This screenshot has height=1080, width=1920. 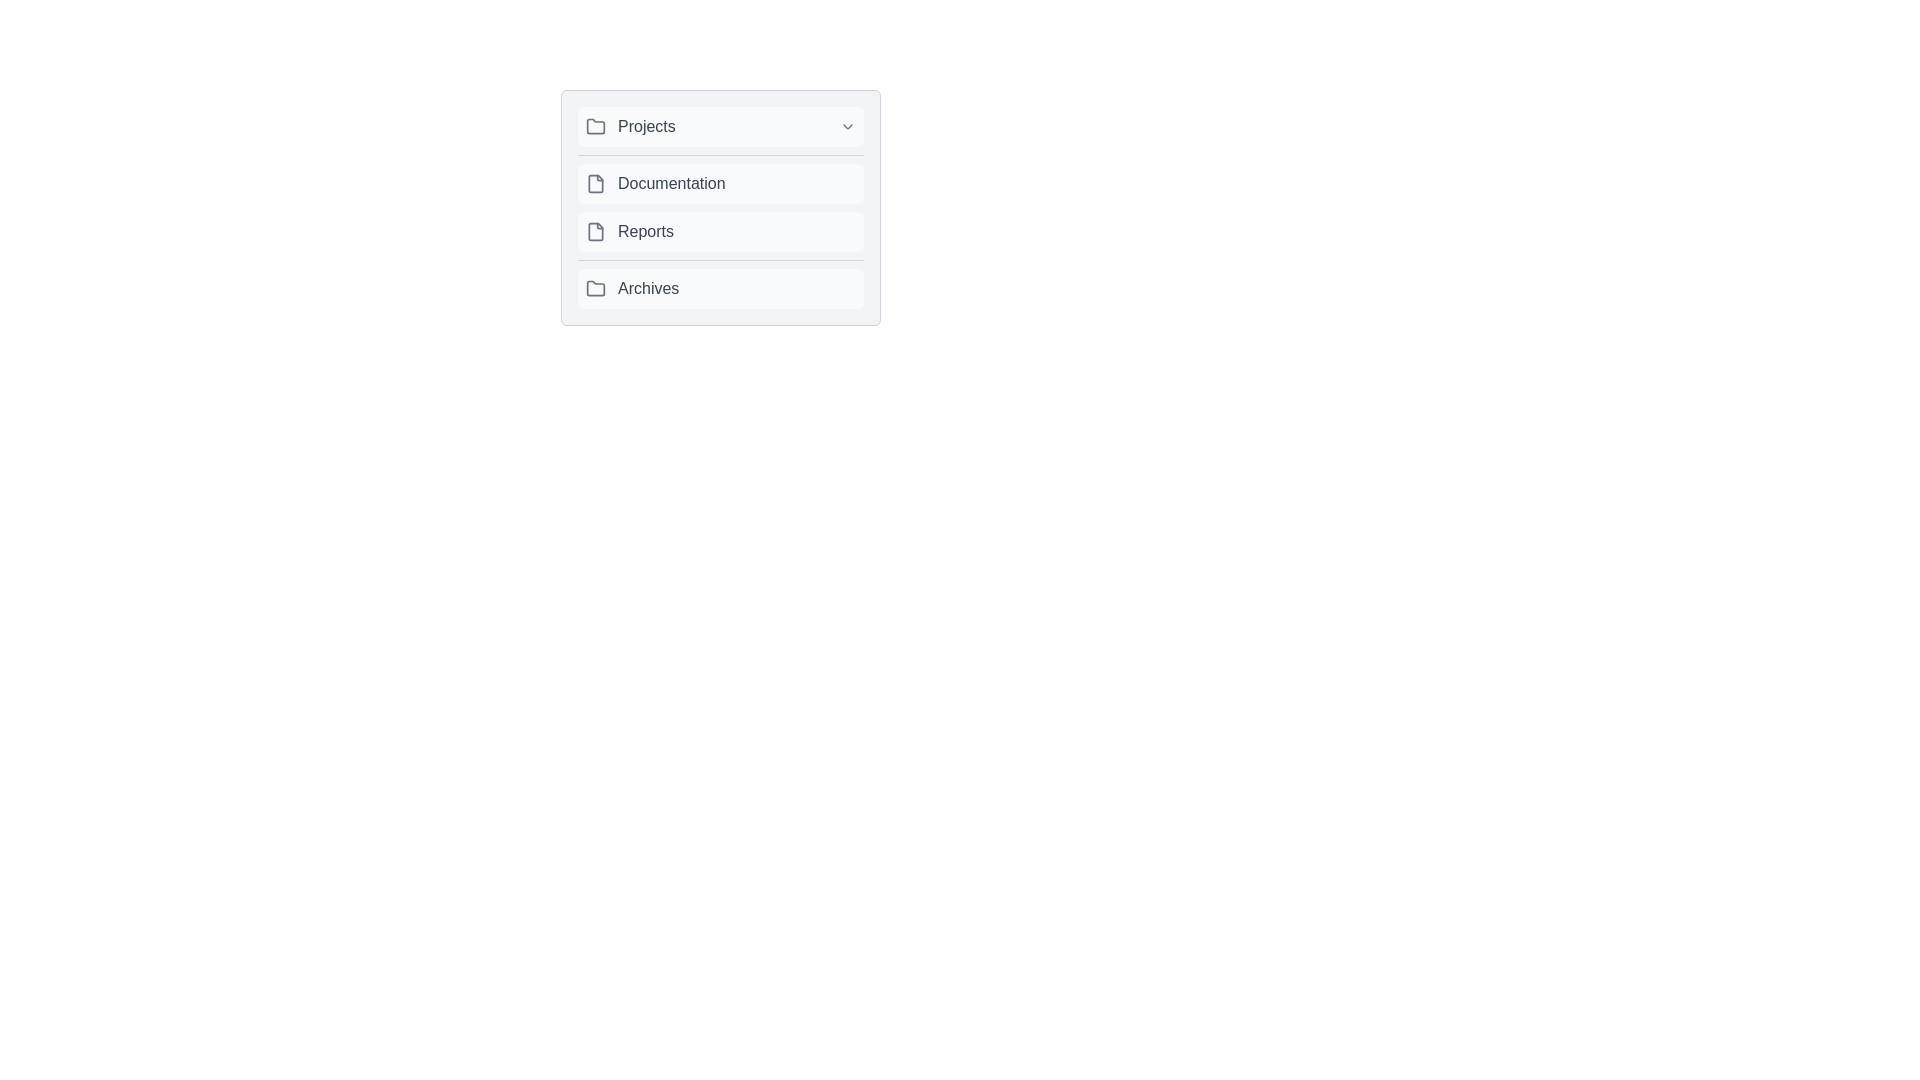 I want to click on the small document icon associated with the 'Reports' label, which is the third item in the vertical list, so click(x=594, y=230).